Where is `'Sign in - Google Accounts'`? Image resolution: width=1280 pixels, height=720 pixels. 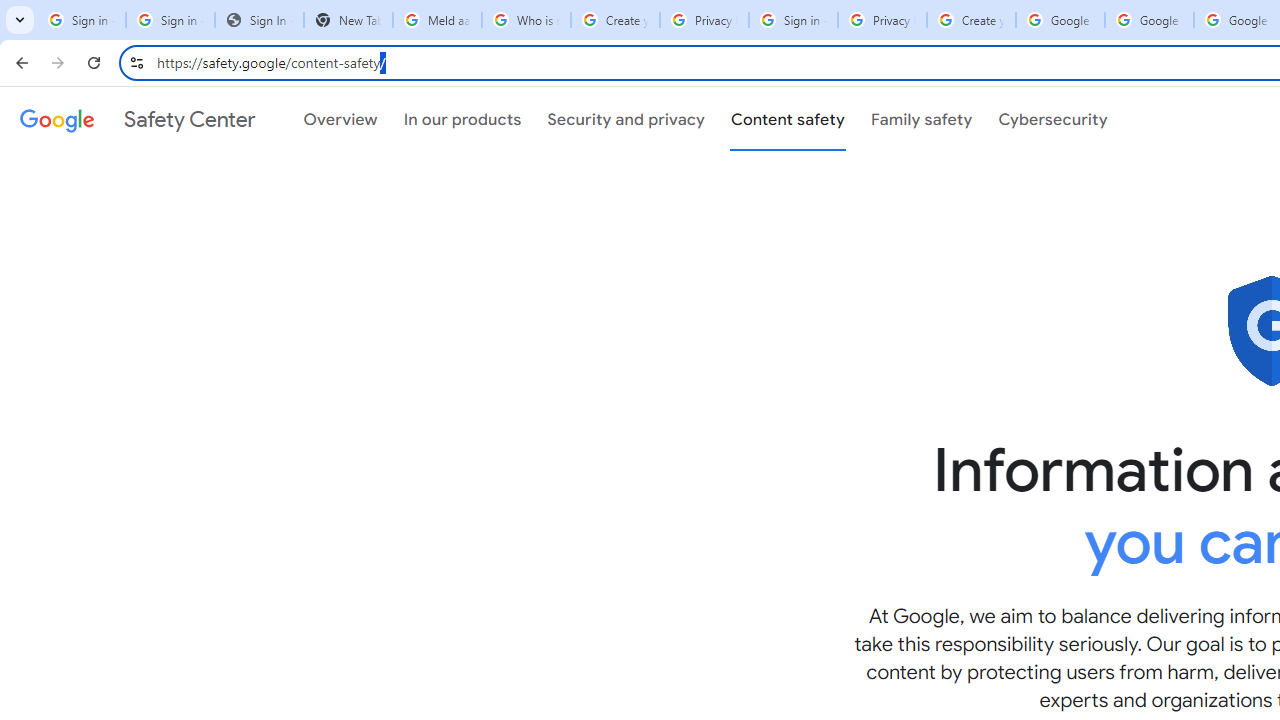 'Sign in - Google Accounts' is located at coordinates (792, 20).